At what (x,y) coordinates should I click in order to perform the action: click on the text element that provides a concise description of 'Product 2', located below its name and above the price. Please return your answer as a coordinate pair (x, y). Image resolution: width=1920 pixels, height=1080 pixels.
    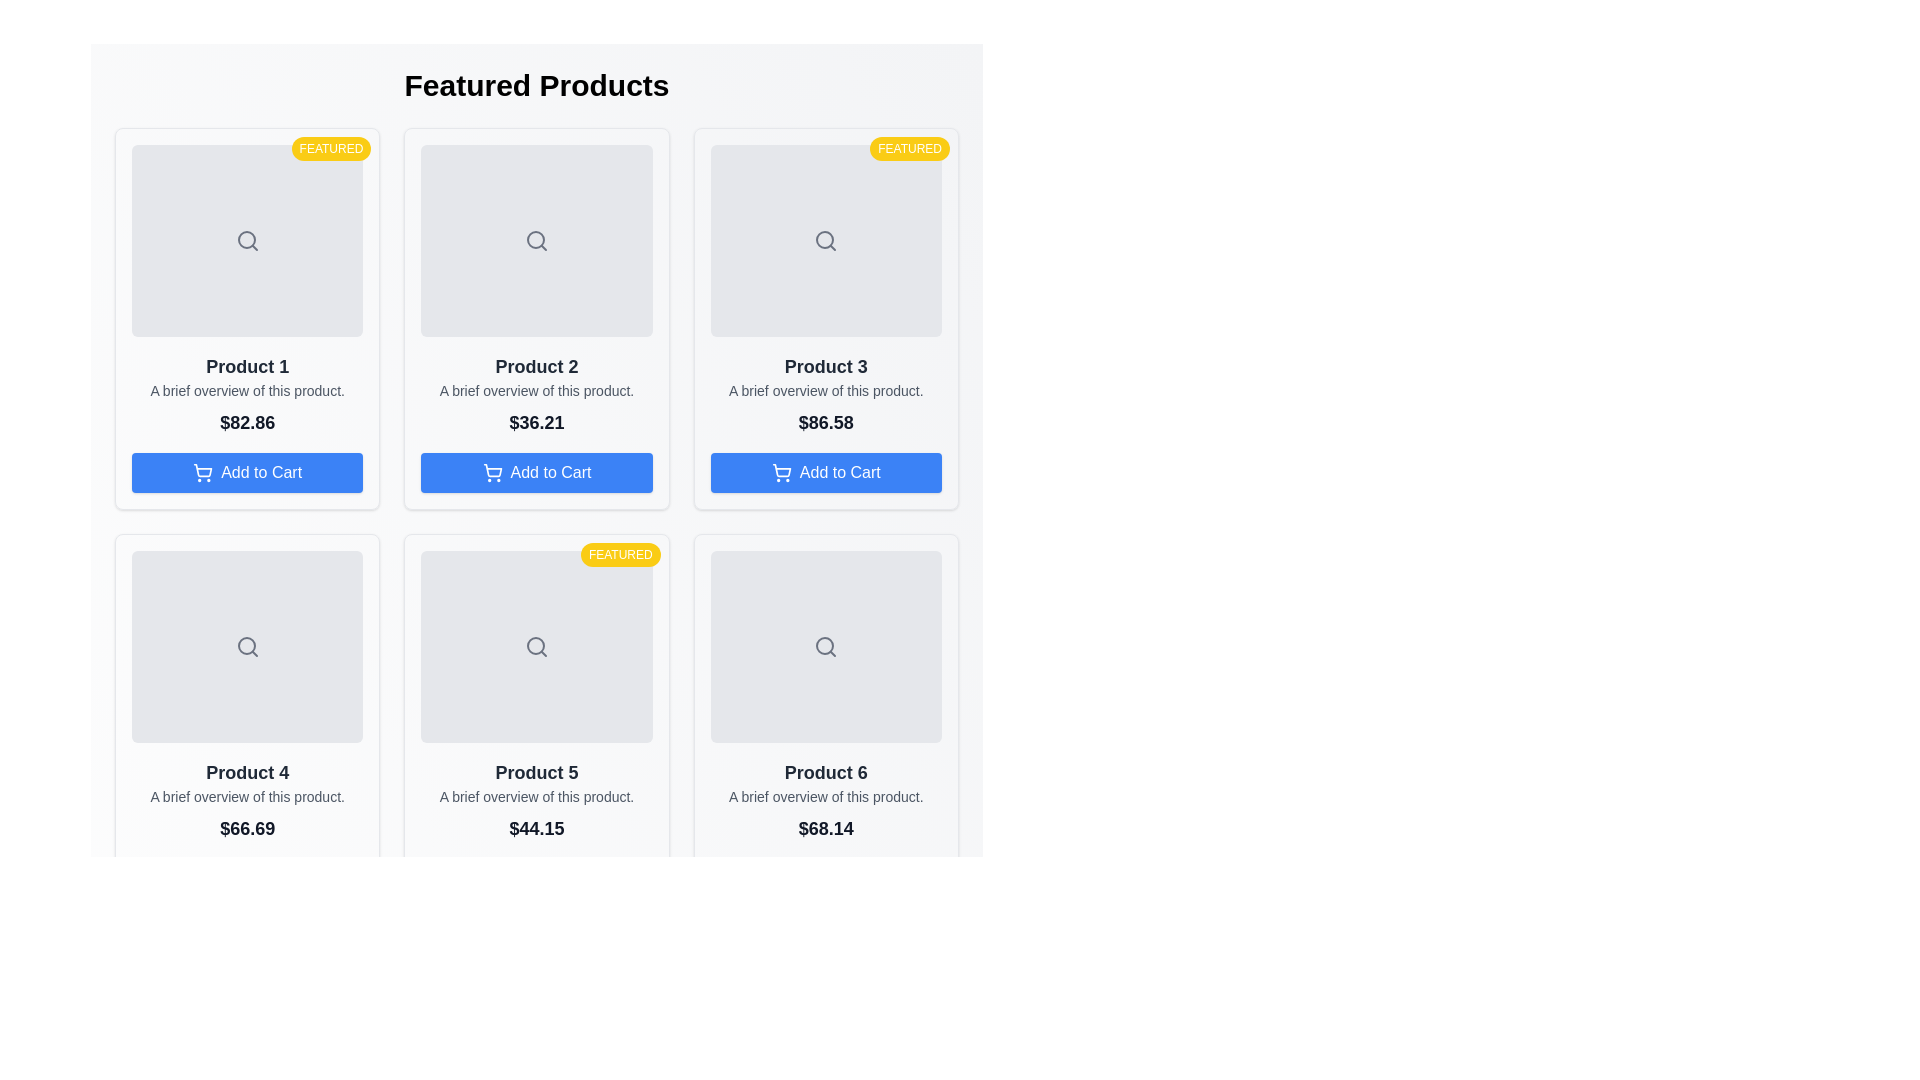
    Looking at the image, I should click on (537, 390).